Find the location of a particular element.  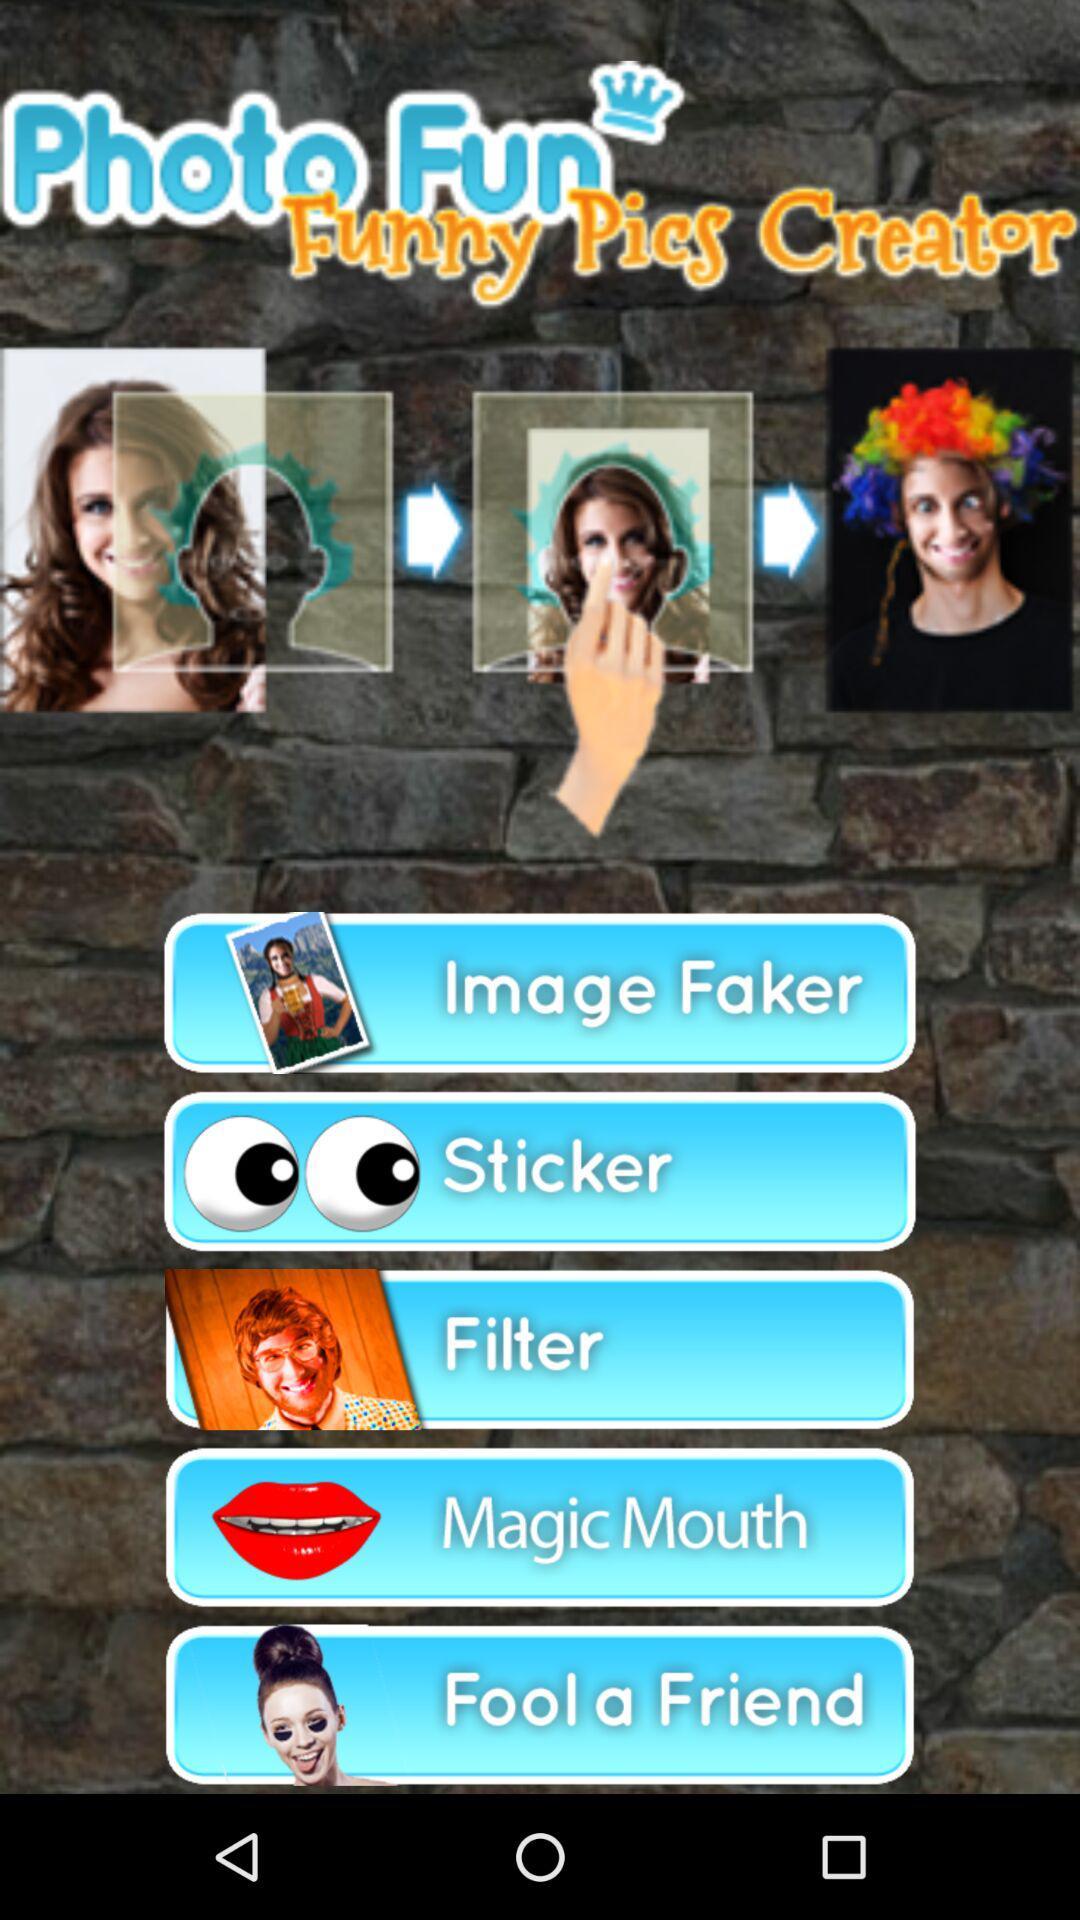

screen select botton is located at coordinates (540, 450).